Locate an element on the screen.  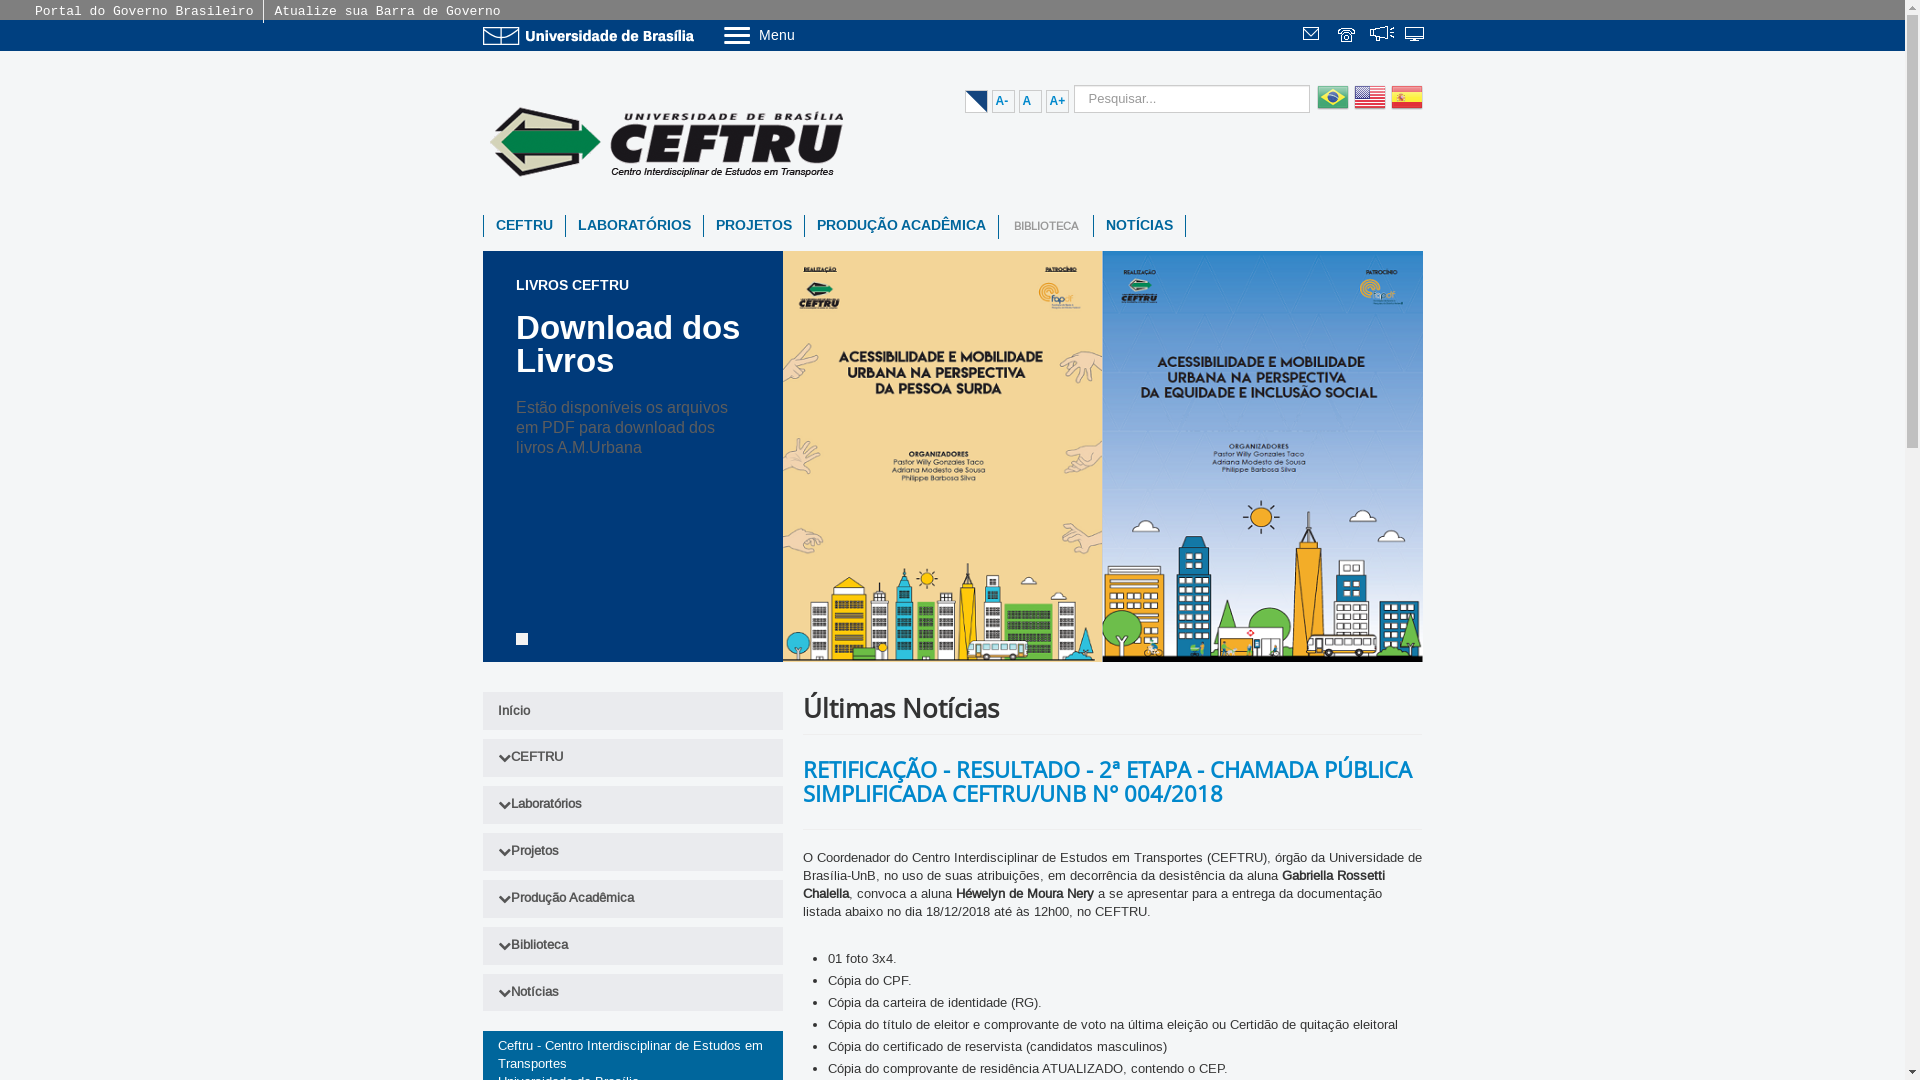
'CEFTRU' is located at coordinates (524, 225).